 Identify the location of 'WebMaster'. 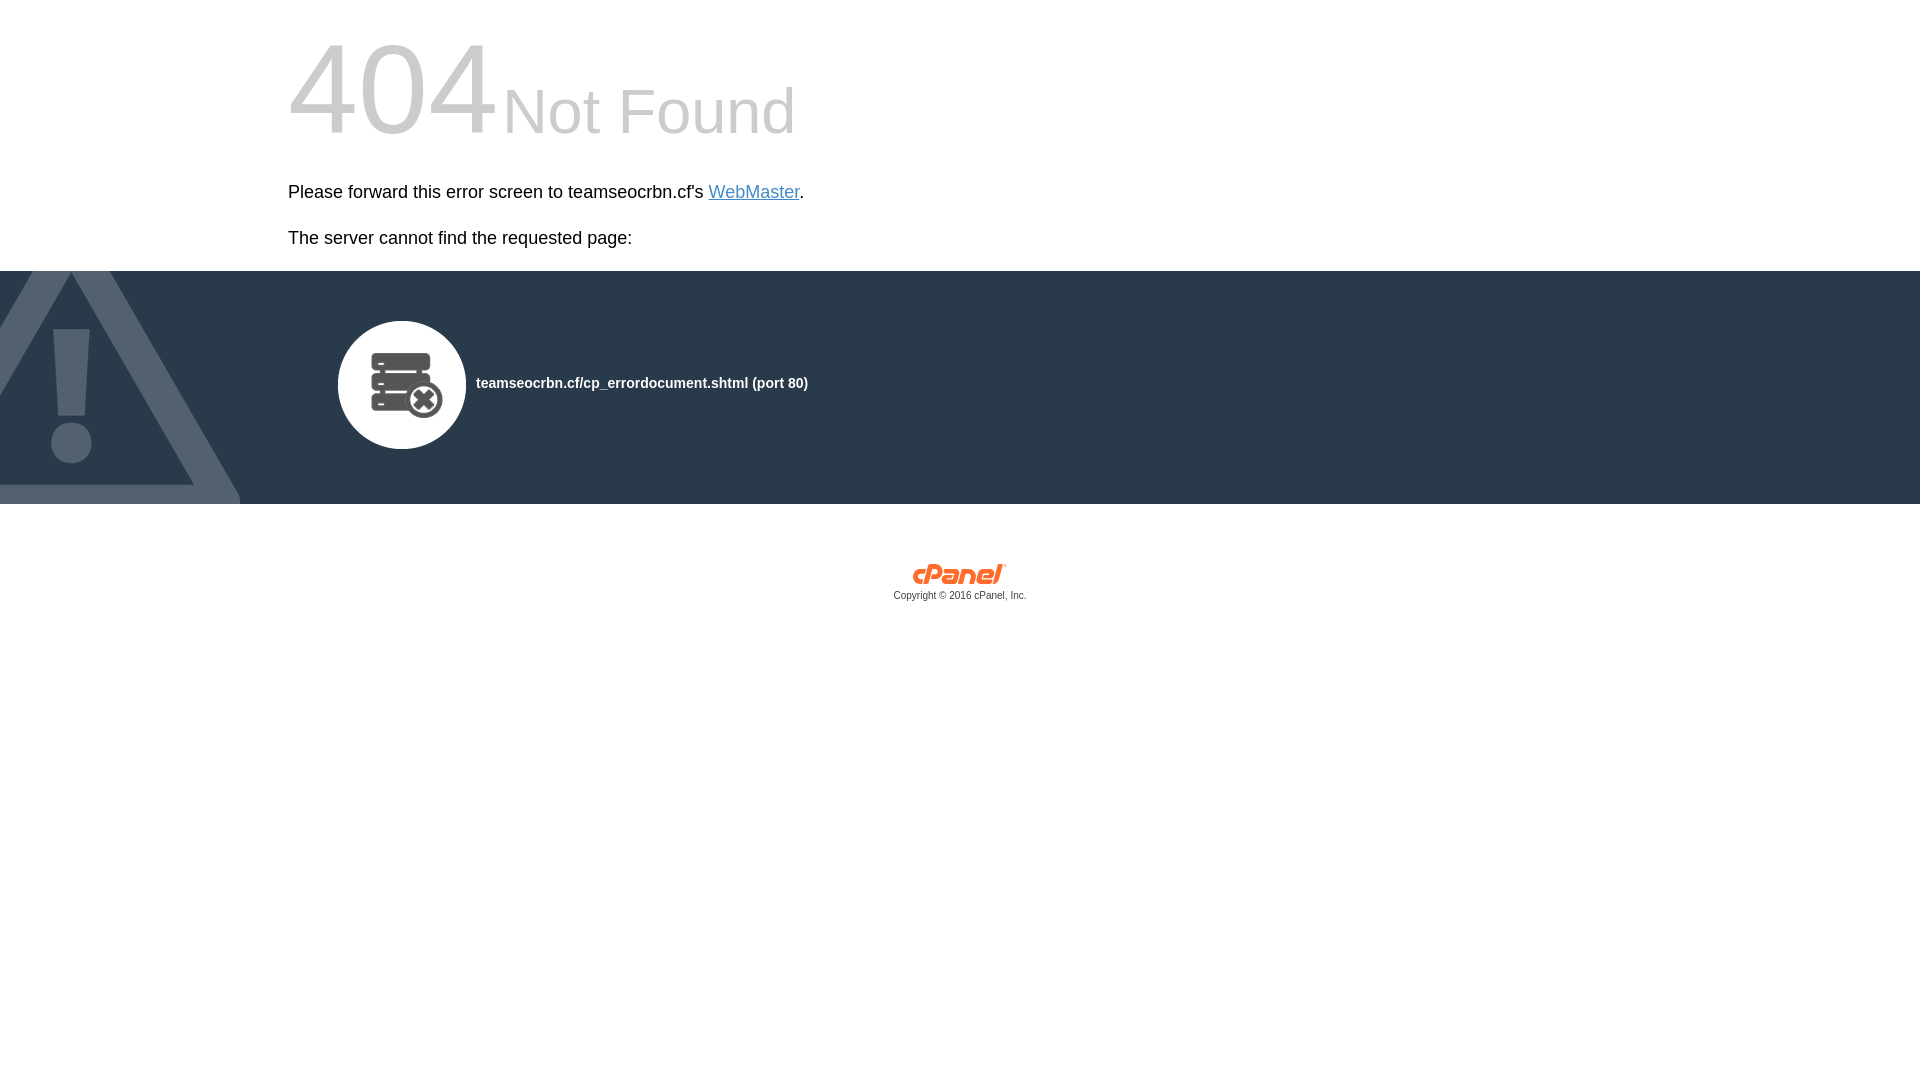
(709, 192).